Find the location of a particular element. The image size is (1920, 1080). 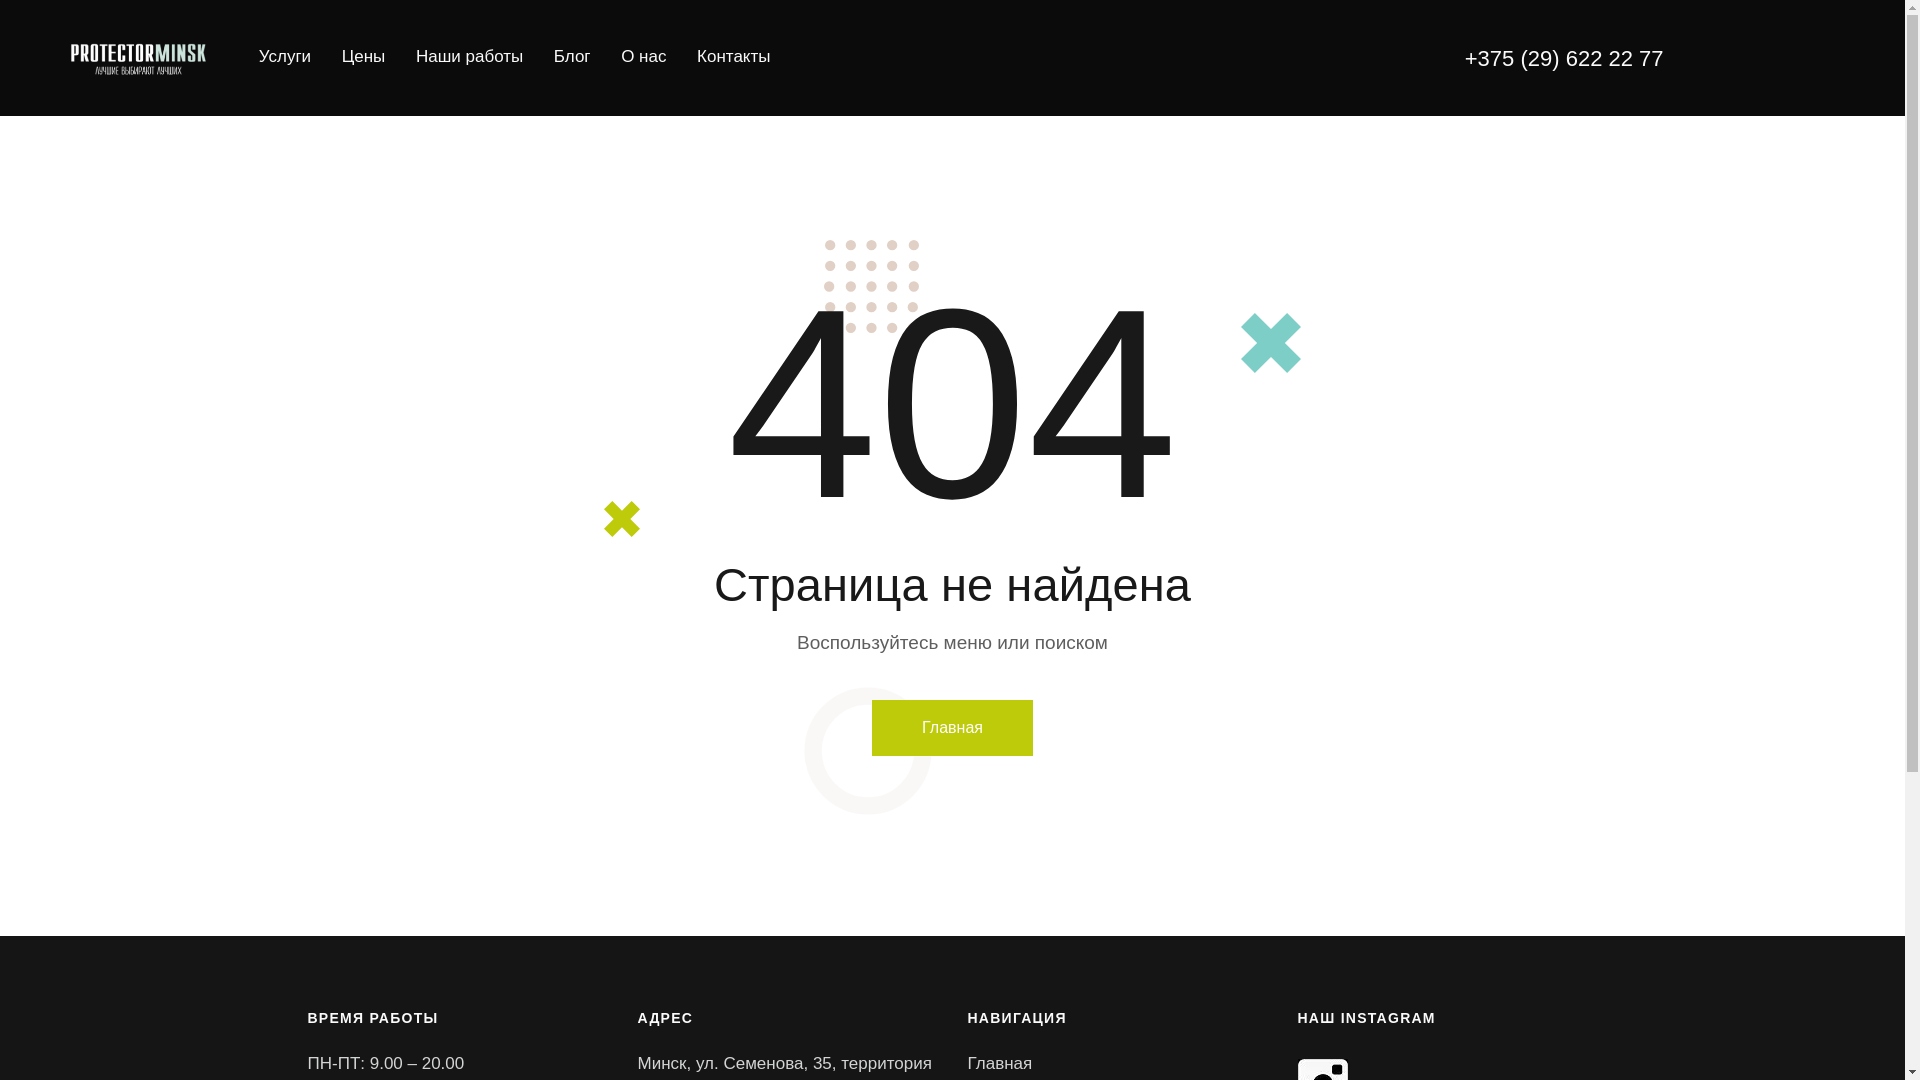

'+375 (29) 622 22 77' is located at coordinates (1563, 56).